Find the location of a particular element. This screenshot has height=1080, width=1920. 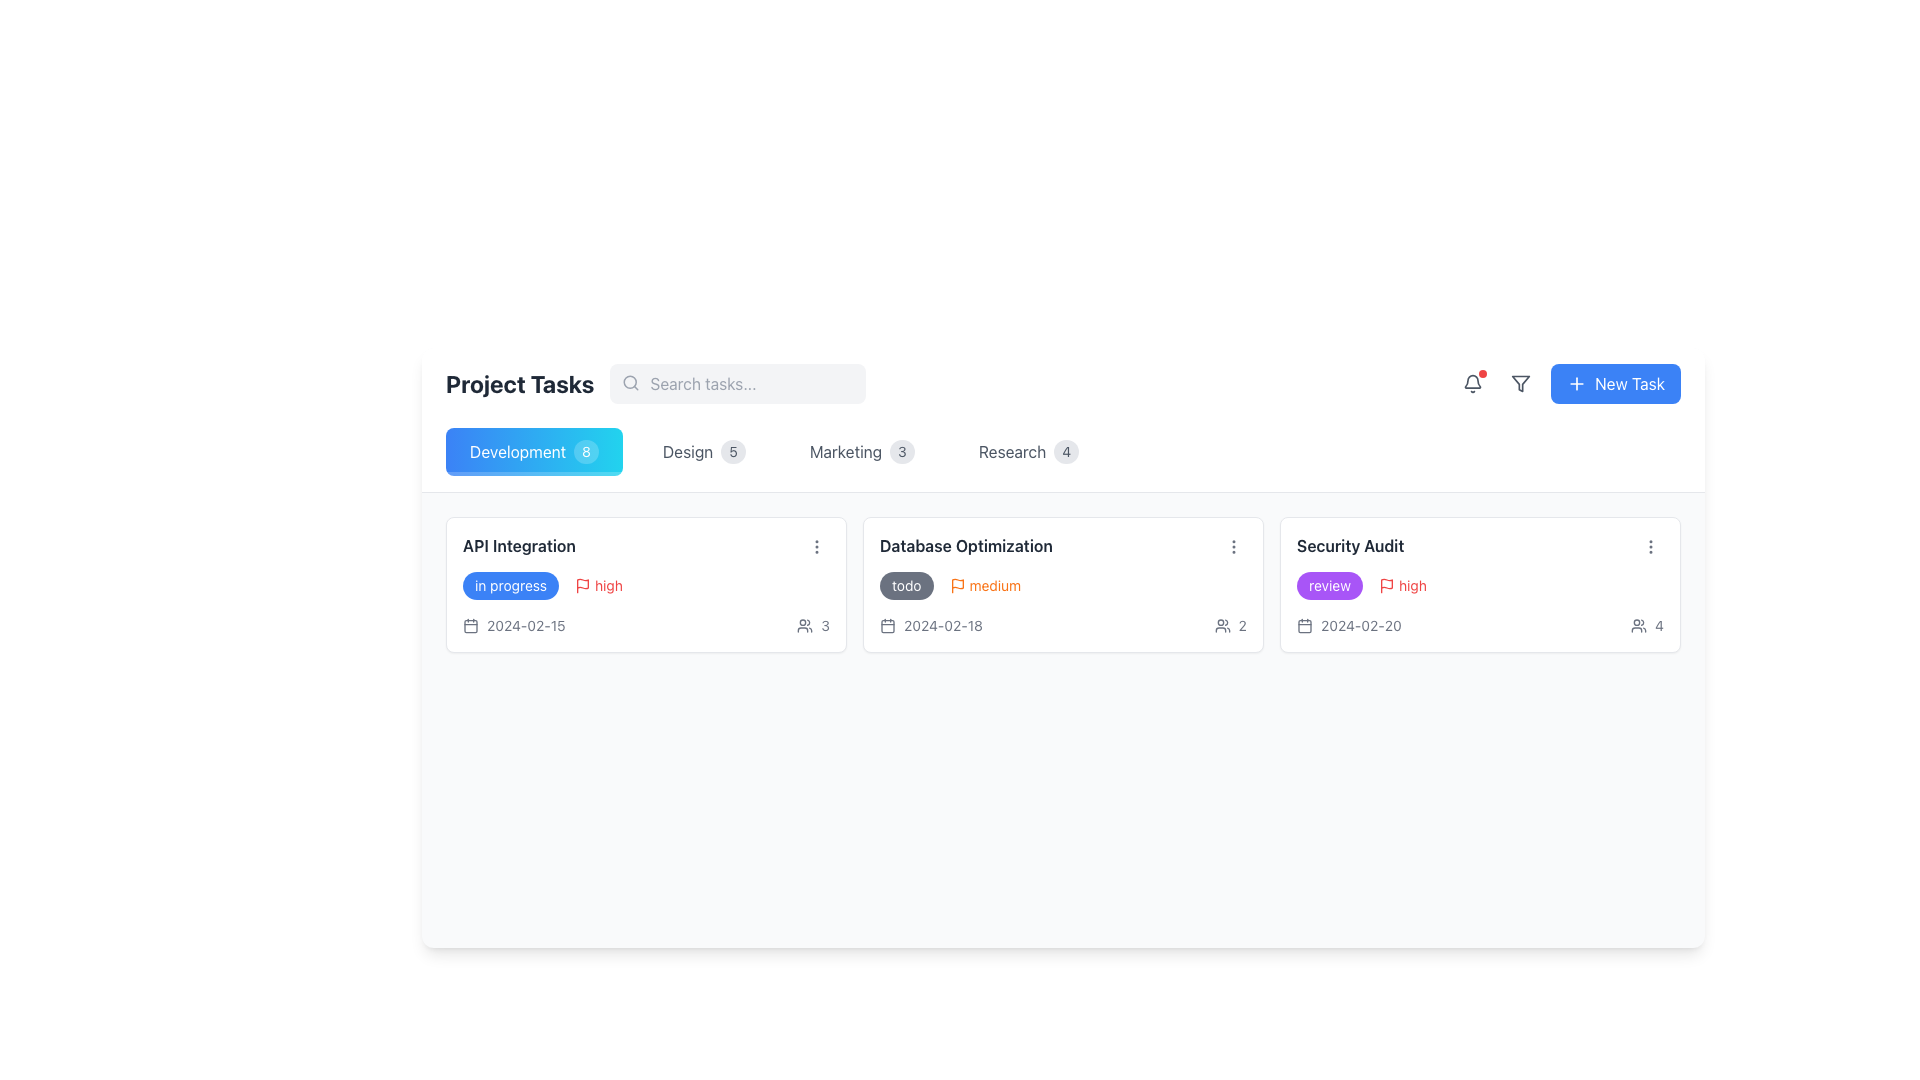

the magnifying glass icon located within the 'Project Tasks' search bar is located at coordinates (656, 384).